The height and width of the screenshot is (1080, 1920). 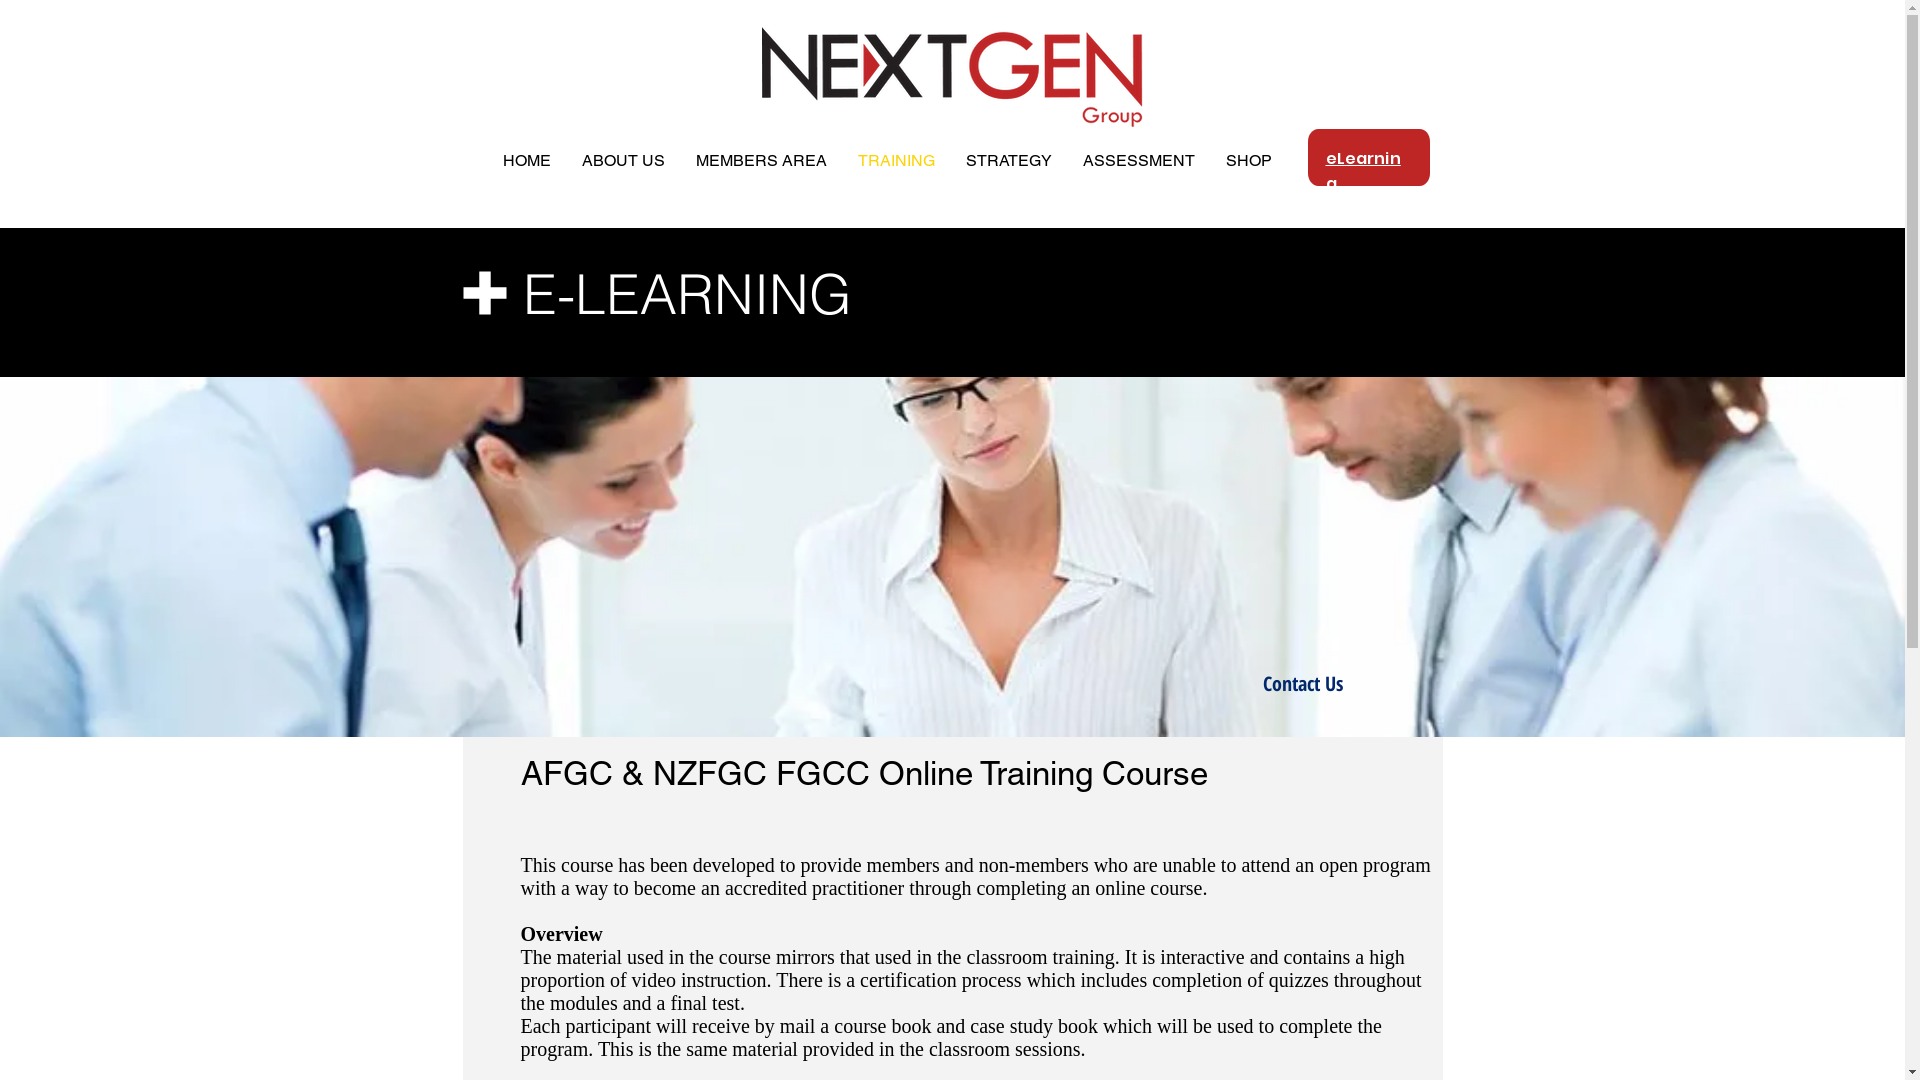 I want to click on 'STRATEGY', so click(x=949, y=160).